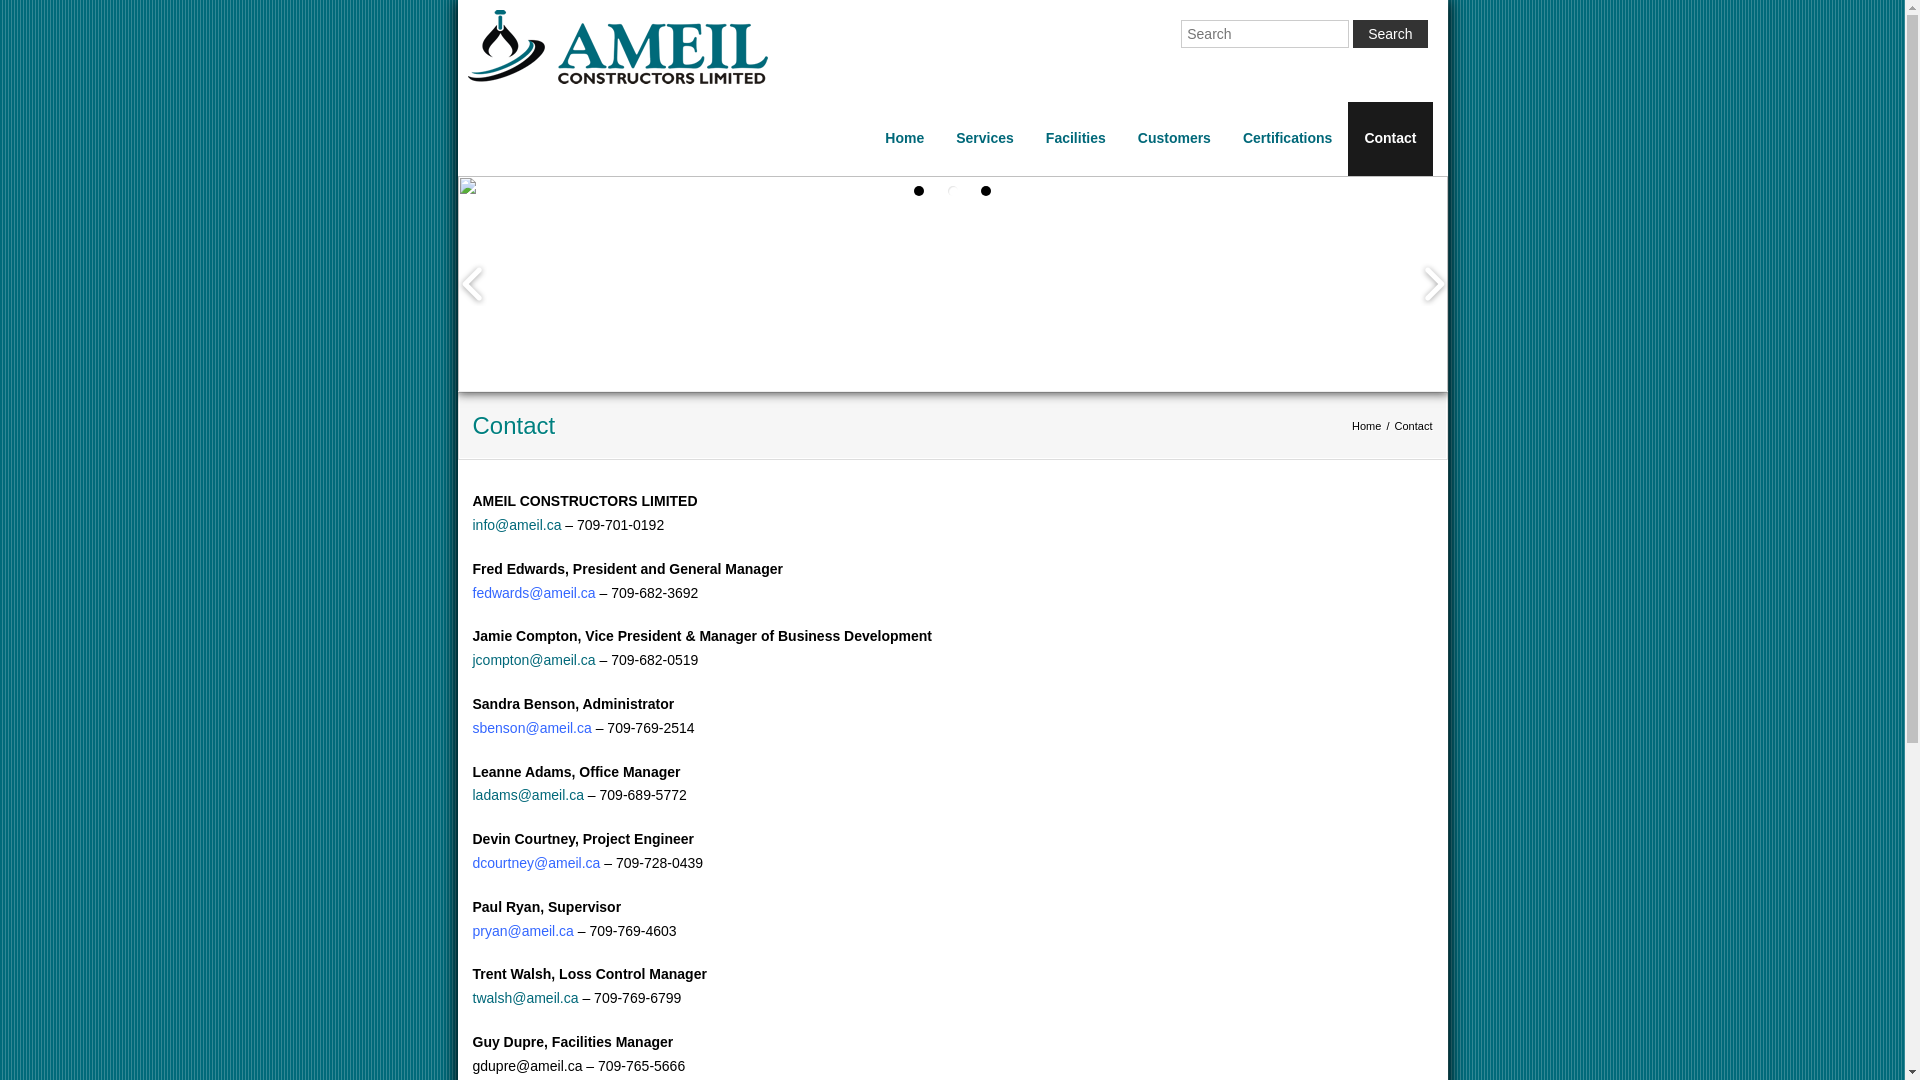 This screenshot has height=1080, width=1920. I want to click on 'Services', so click(984, 137).